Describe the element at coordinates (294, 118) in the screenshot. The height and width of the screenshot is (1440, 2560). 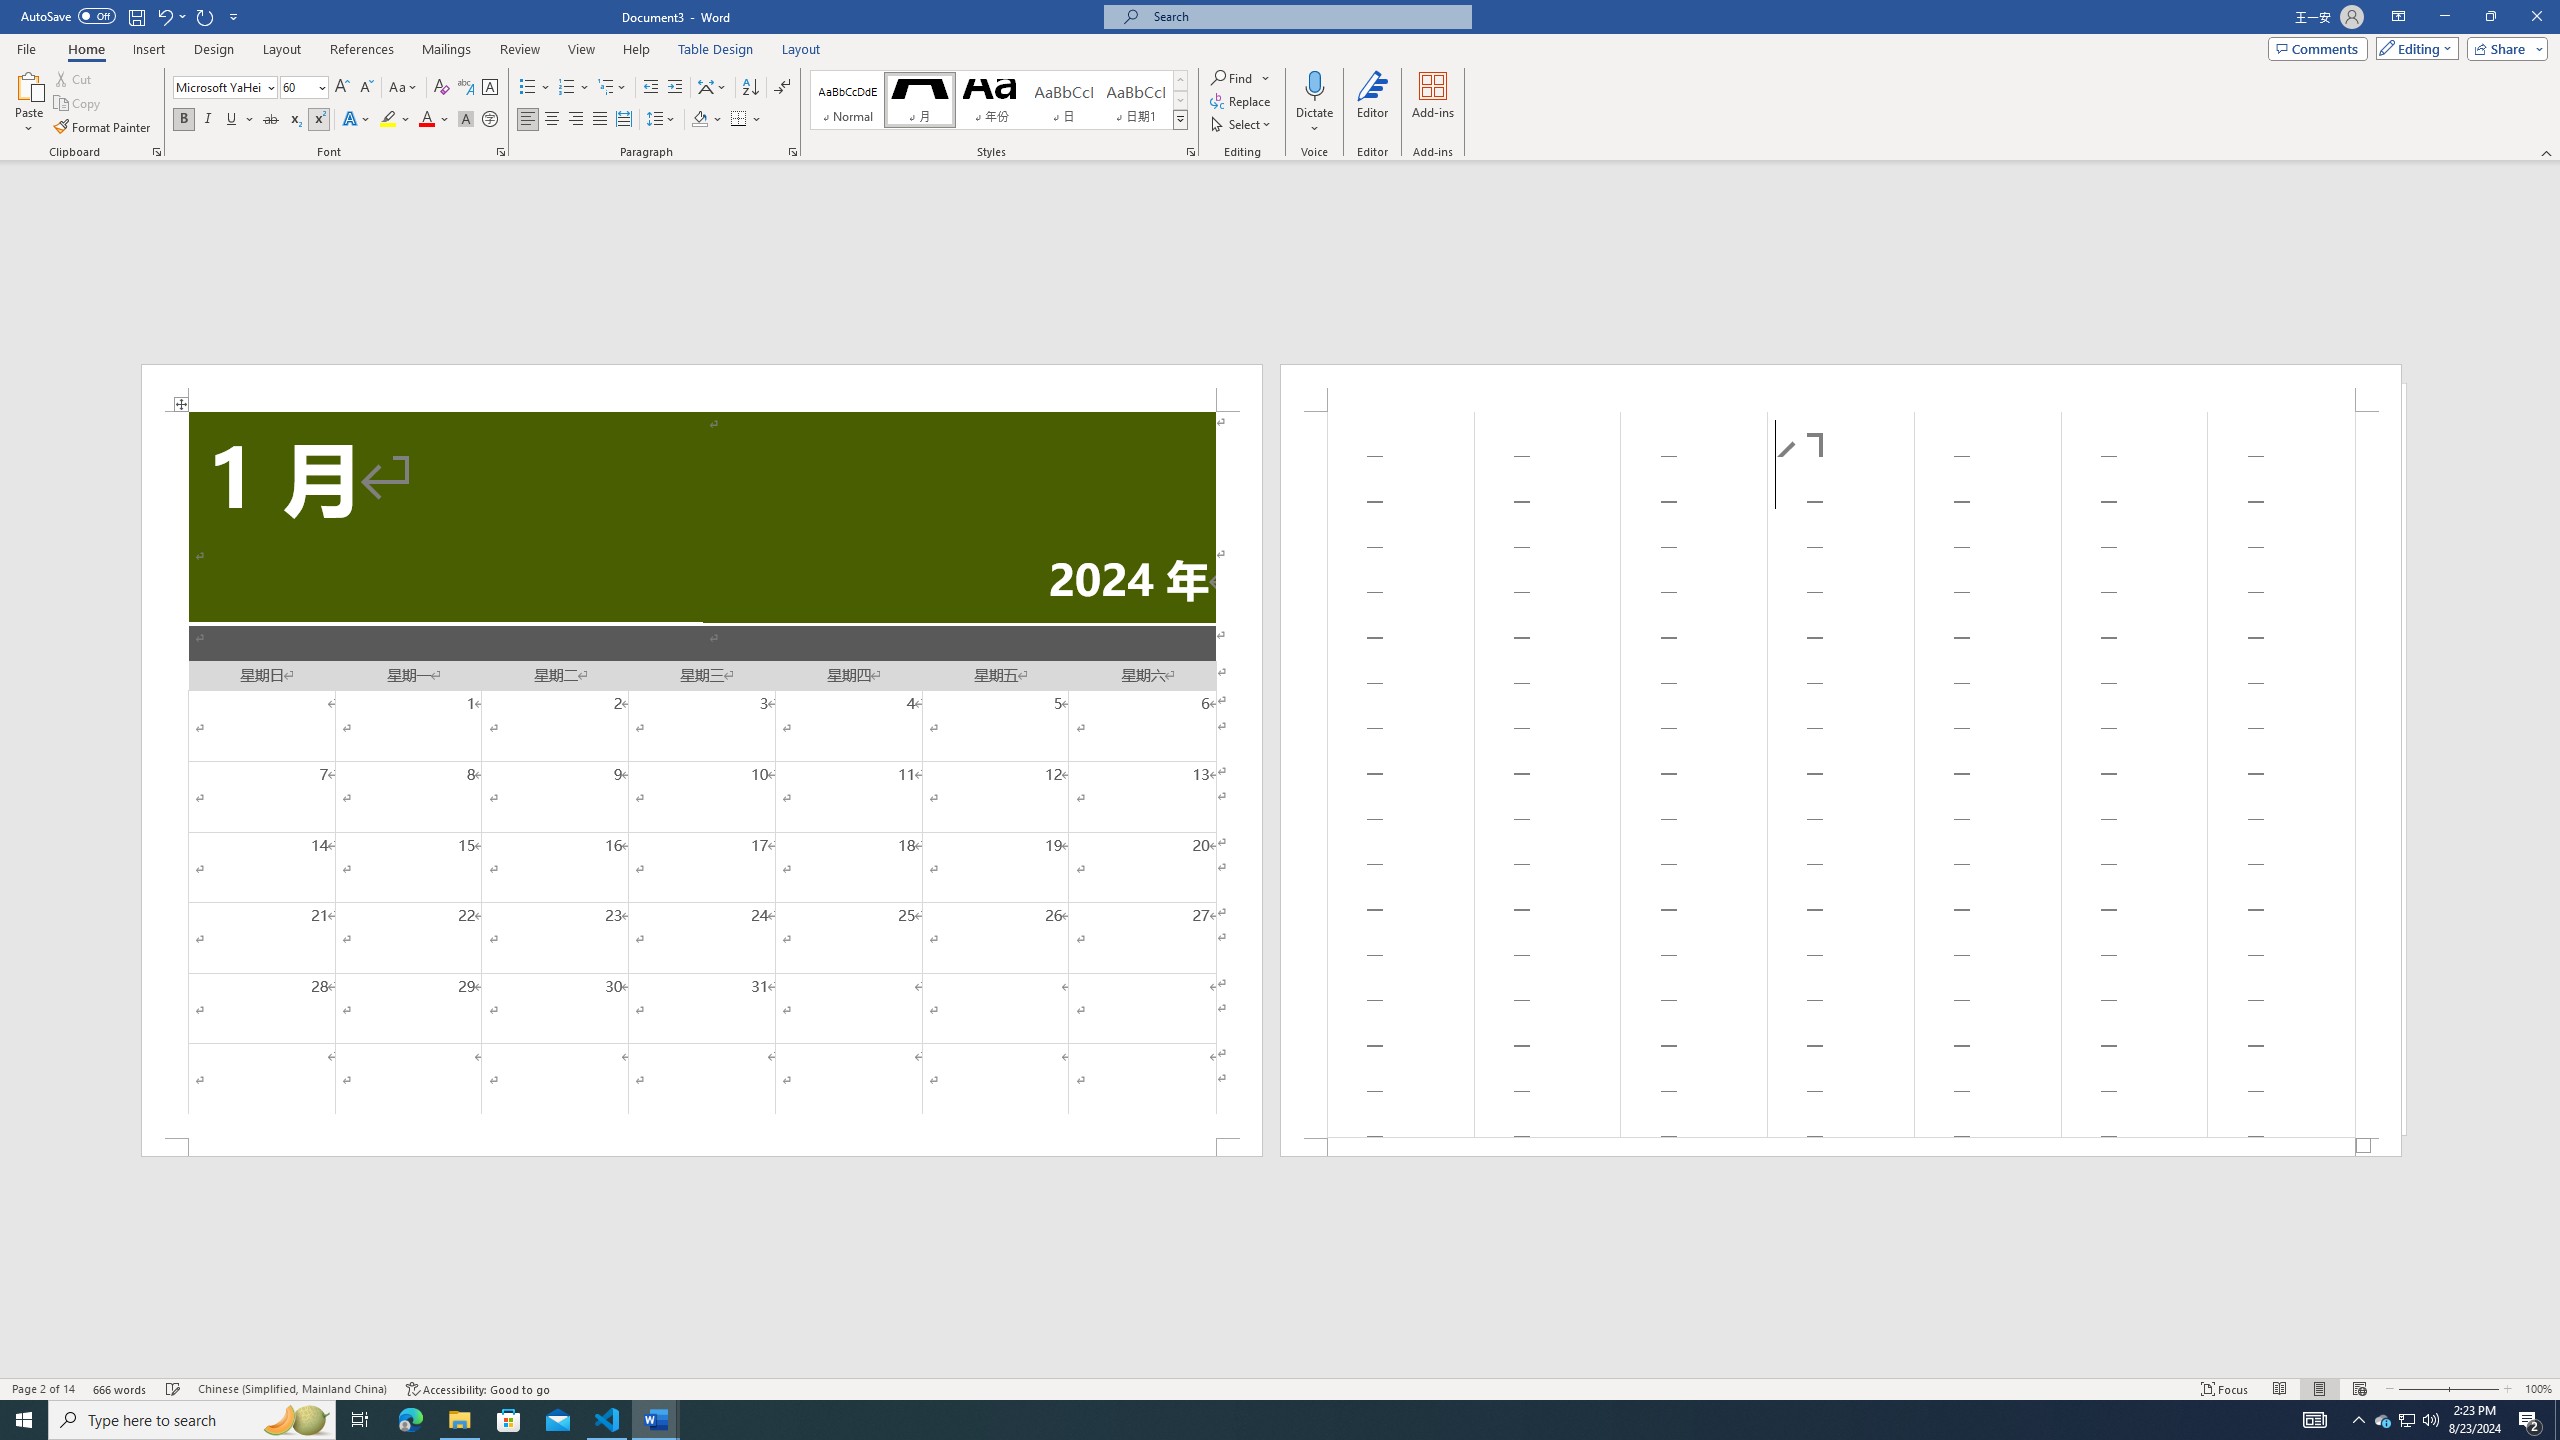
I see `'Subscript'` at that location.